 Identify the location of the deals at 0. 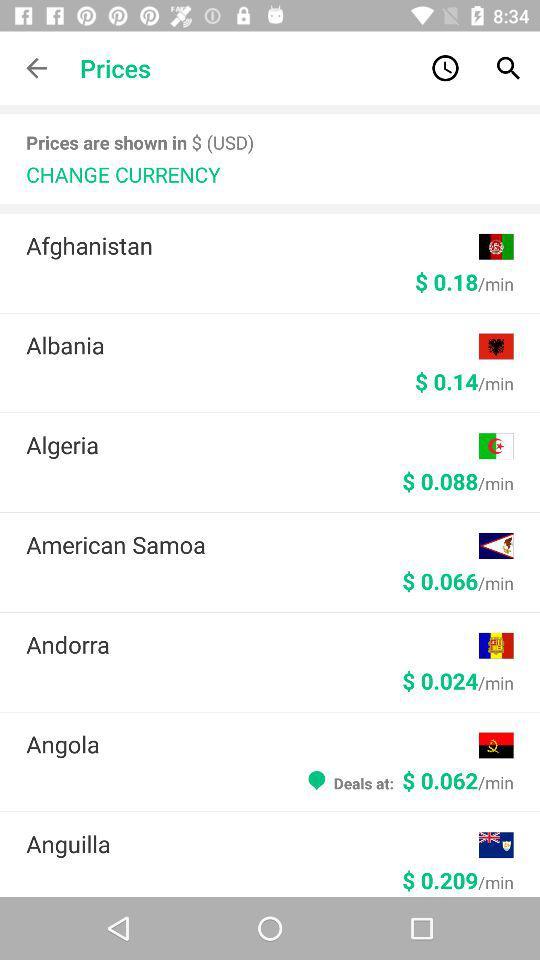
(408, 779).